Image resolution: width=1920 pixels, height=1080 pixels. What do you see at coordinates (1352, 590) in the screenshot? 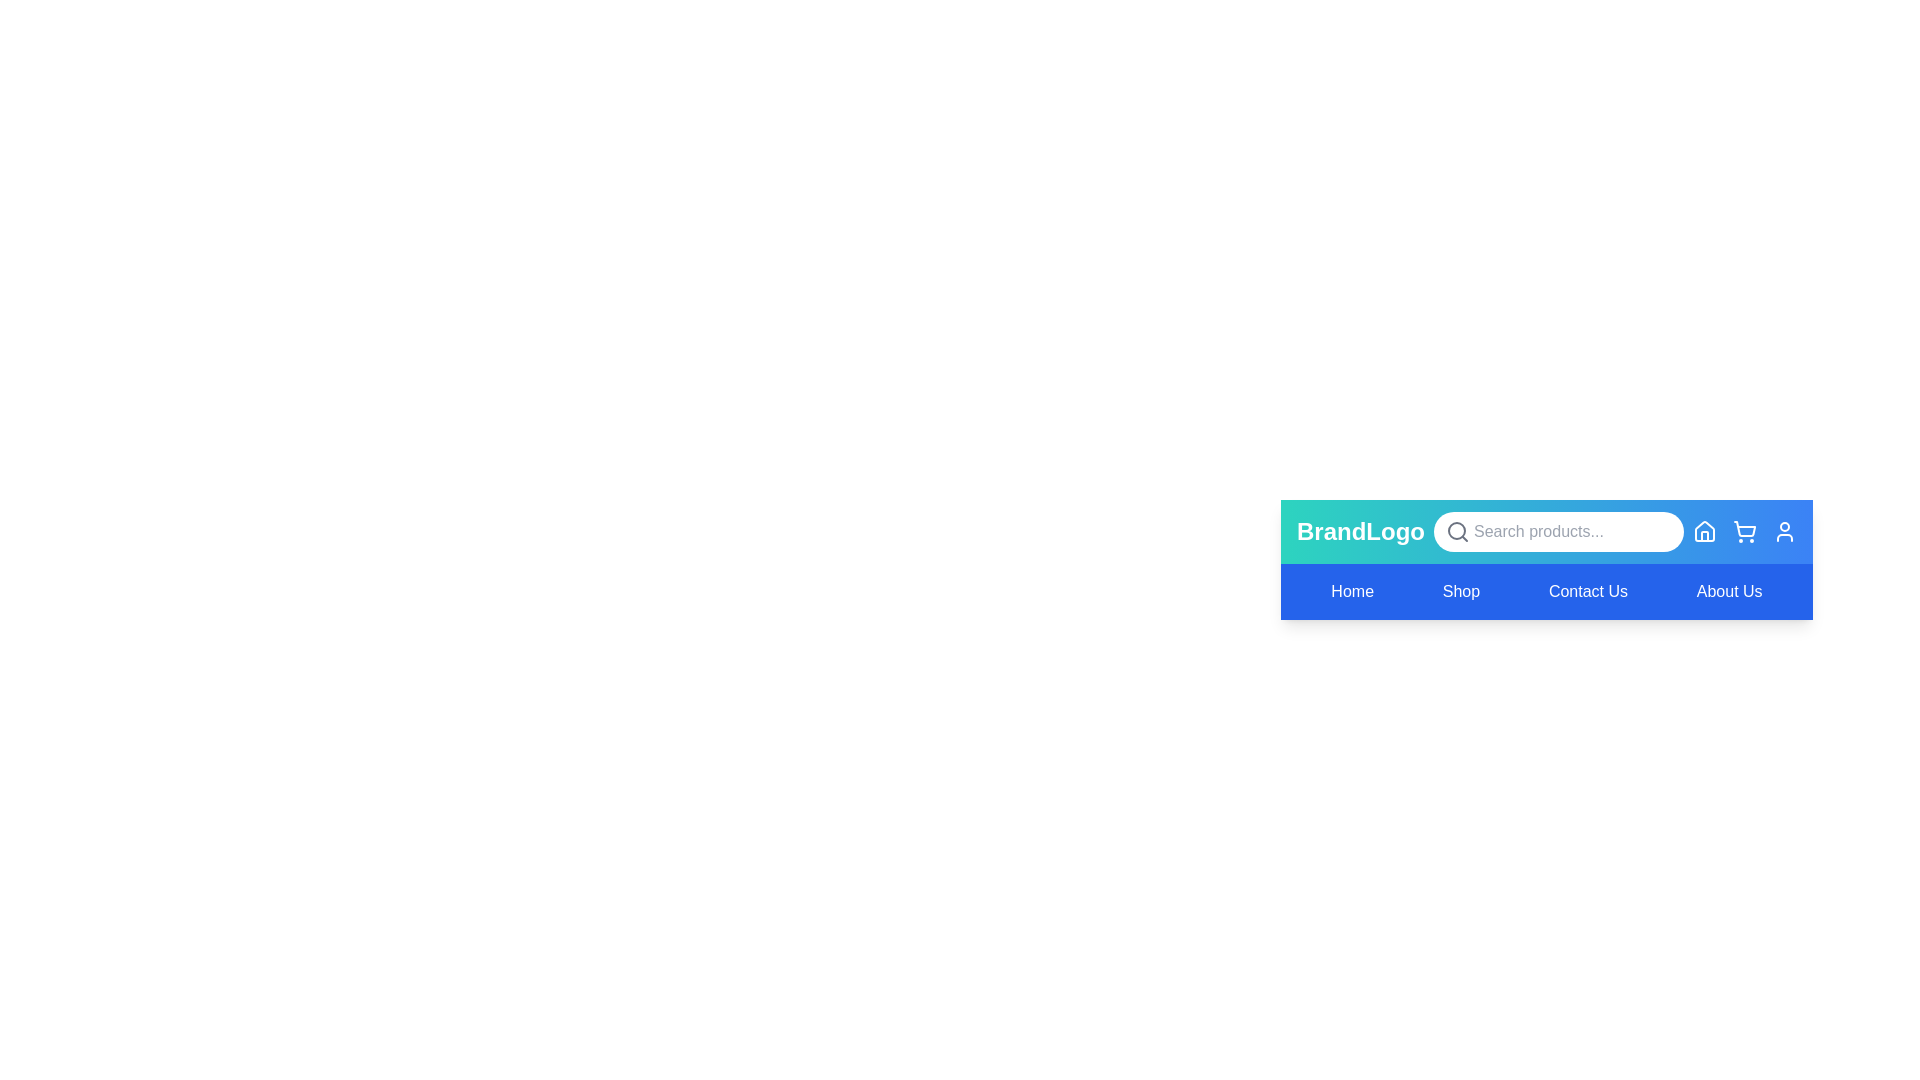
I see `the menu item labeled Home to observe its hover effect` at bounding box center [1352, 590].